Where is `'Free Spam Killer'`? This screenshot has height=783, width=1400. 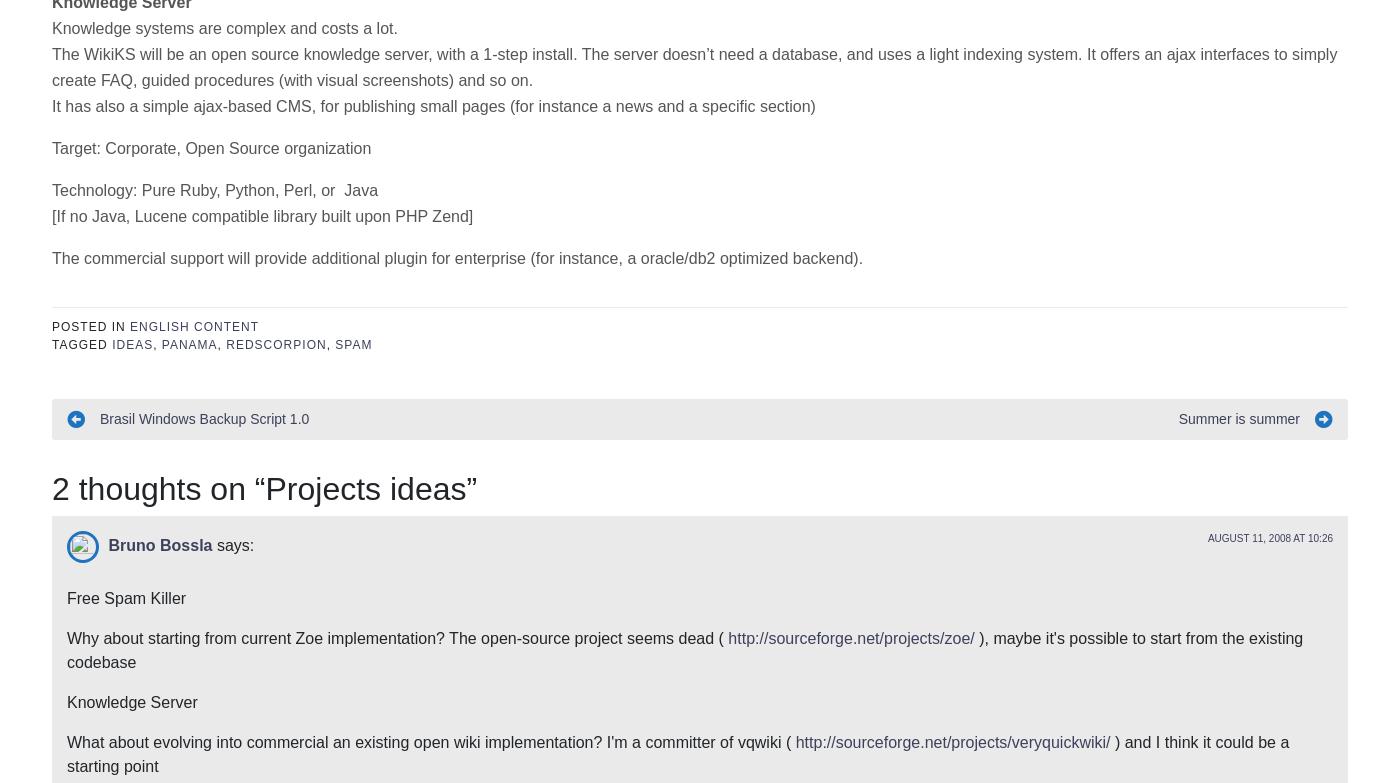 'Free Spam Killer' is located at coordinates (67, 299).